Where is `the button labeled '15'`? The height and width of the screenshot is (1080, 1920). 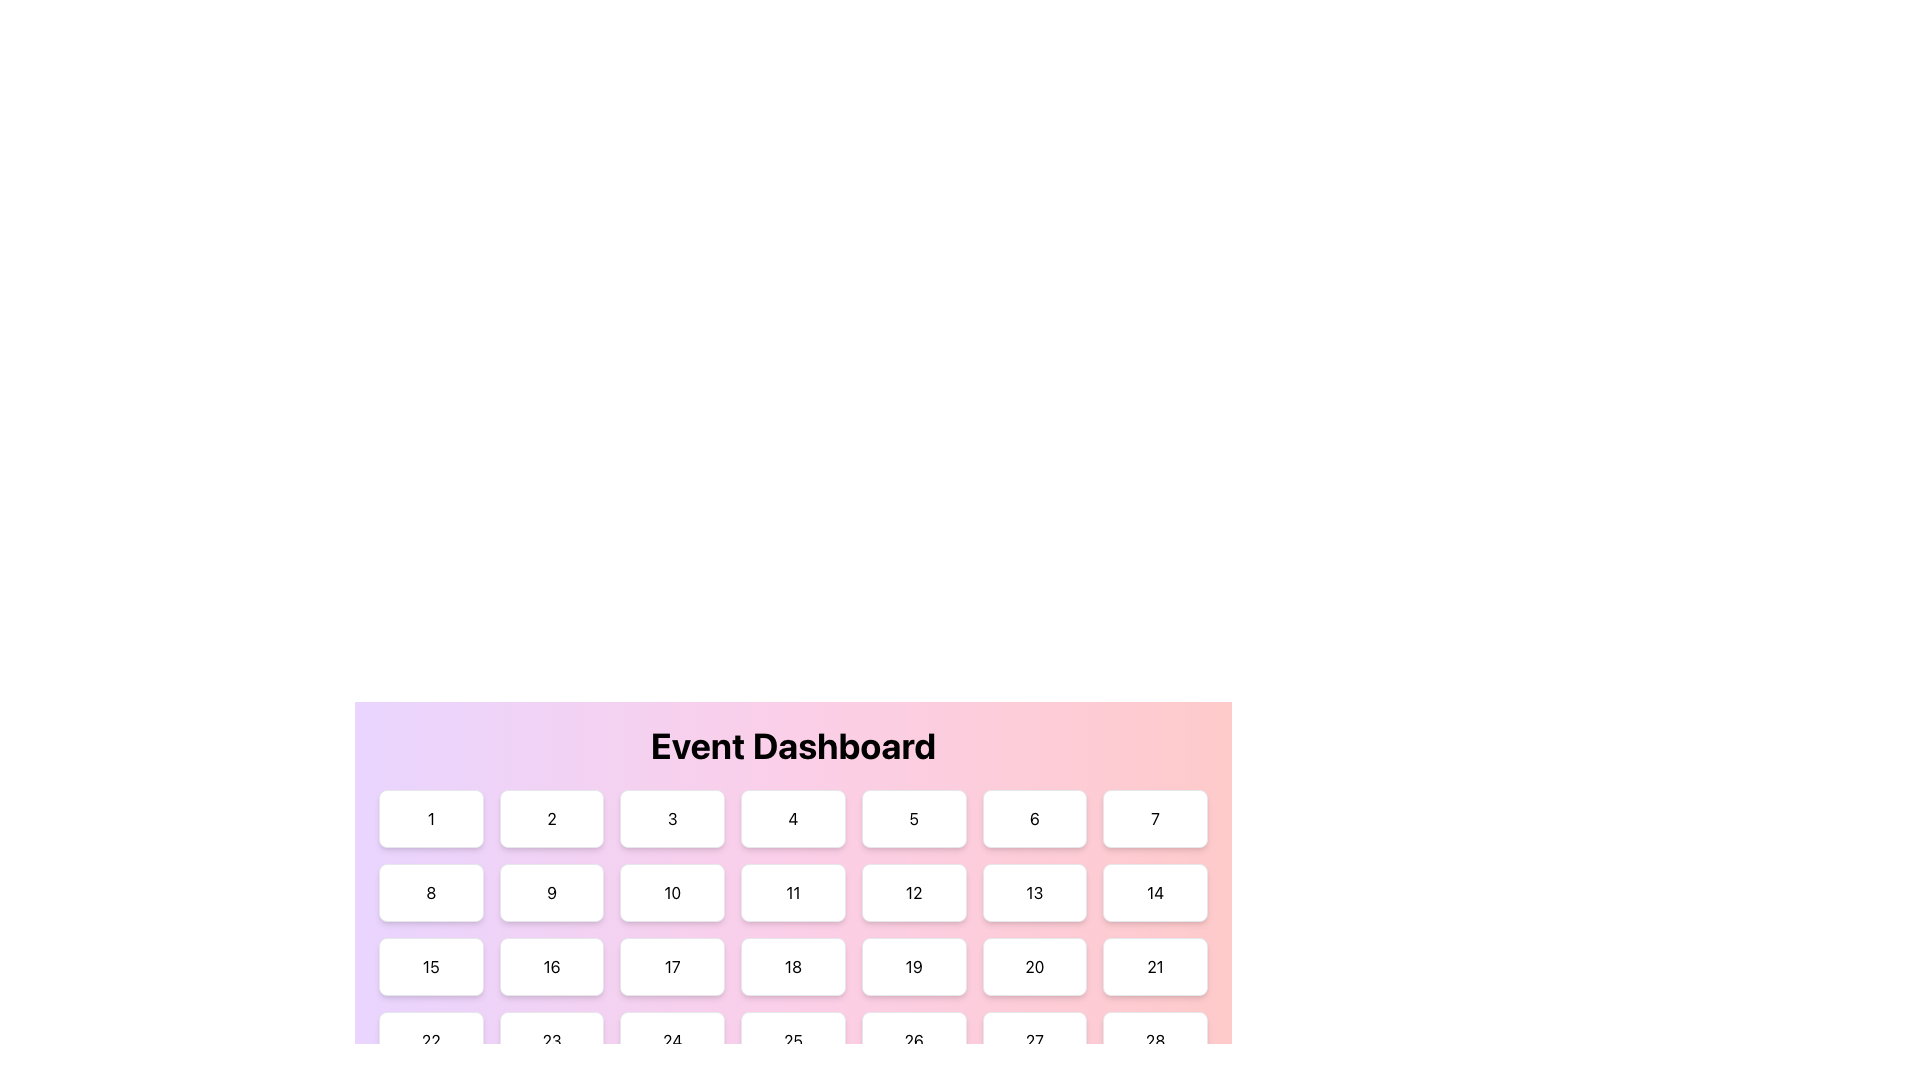
the button labeled '15' is located at coordinates (430, 966).